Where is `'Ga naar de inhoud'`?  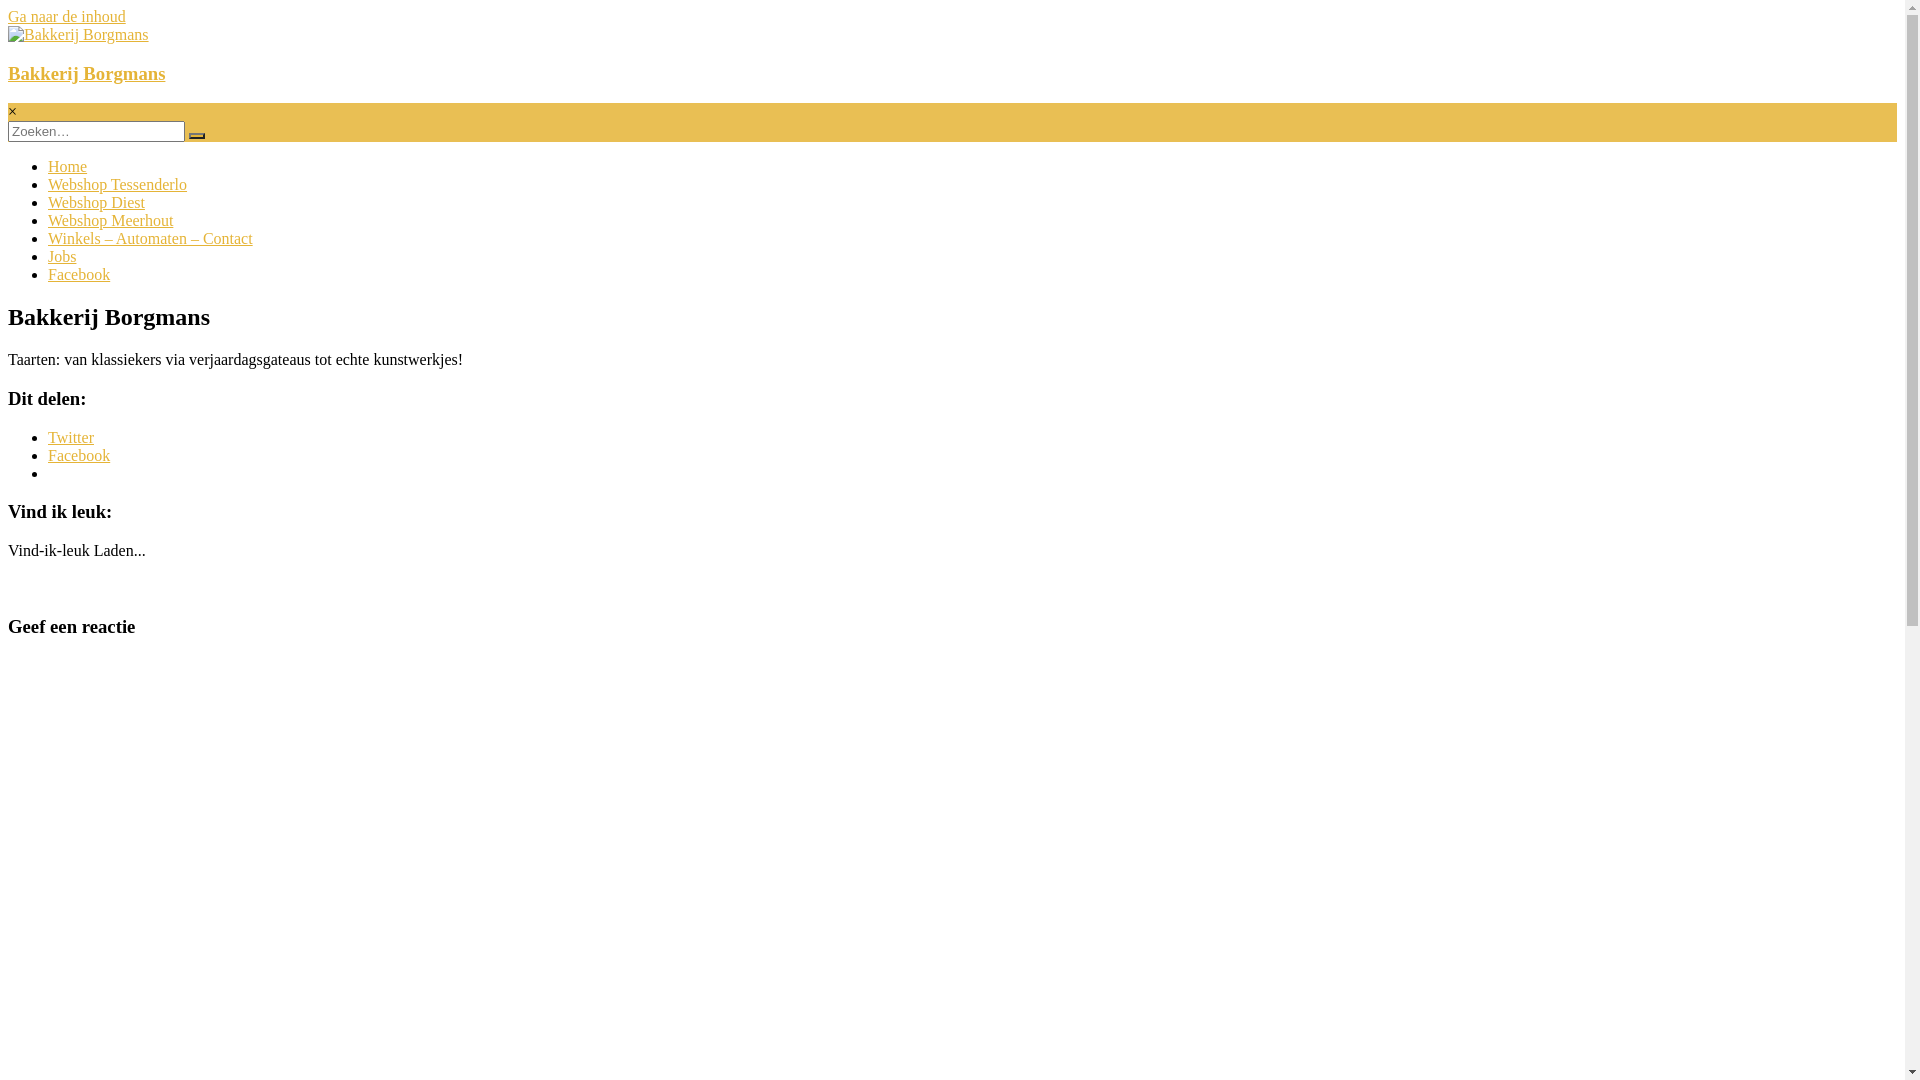 'Ga naar de inhoud' is located at coordinates (67, 16).